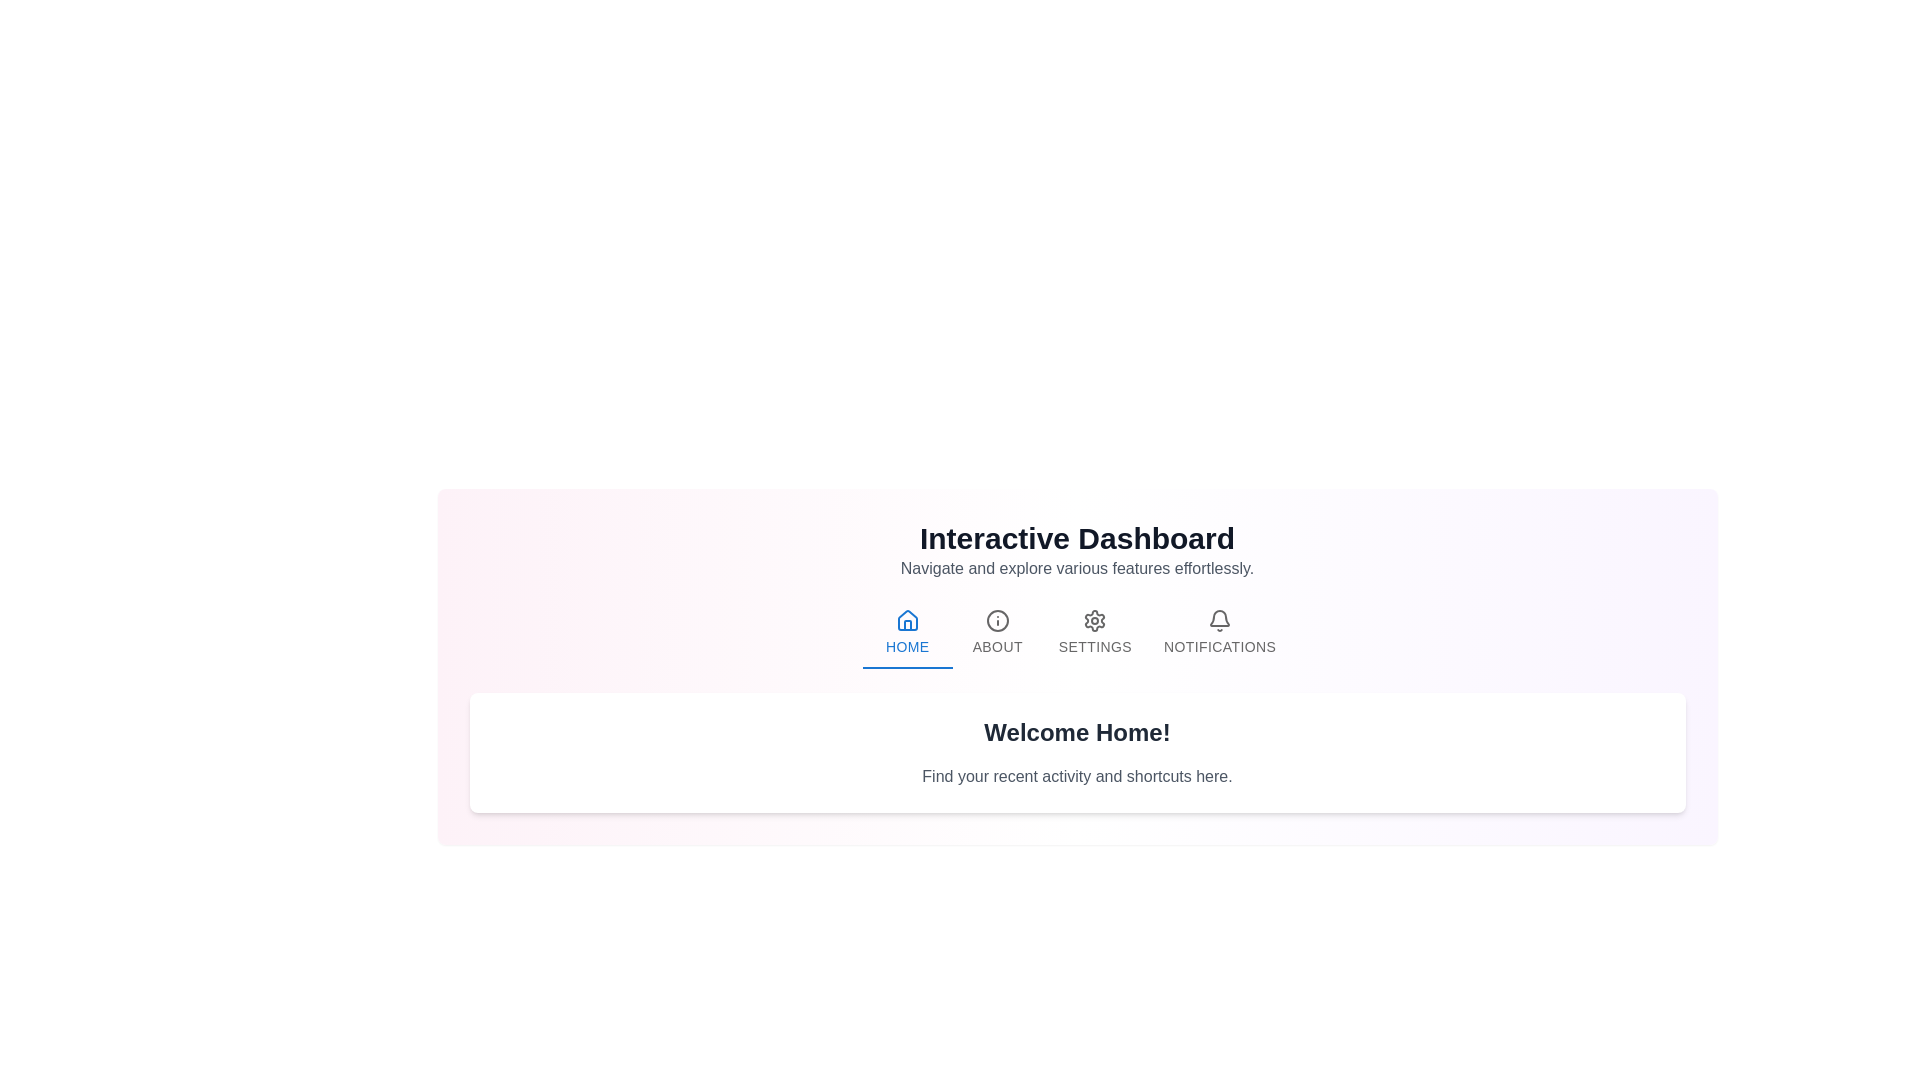 The height and width of the screenshot is (1080, 1920). I want to click on the 'Interactive Dashboard' text block, which consists of a bold heading and a subheading, to trigger potential visual effects, so click(1076, 551).